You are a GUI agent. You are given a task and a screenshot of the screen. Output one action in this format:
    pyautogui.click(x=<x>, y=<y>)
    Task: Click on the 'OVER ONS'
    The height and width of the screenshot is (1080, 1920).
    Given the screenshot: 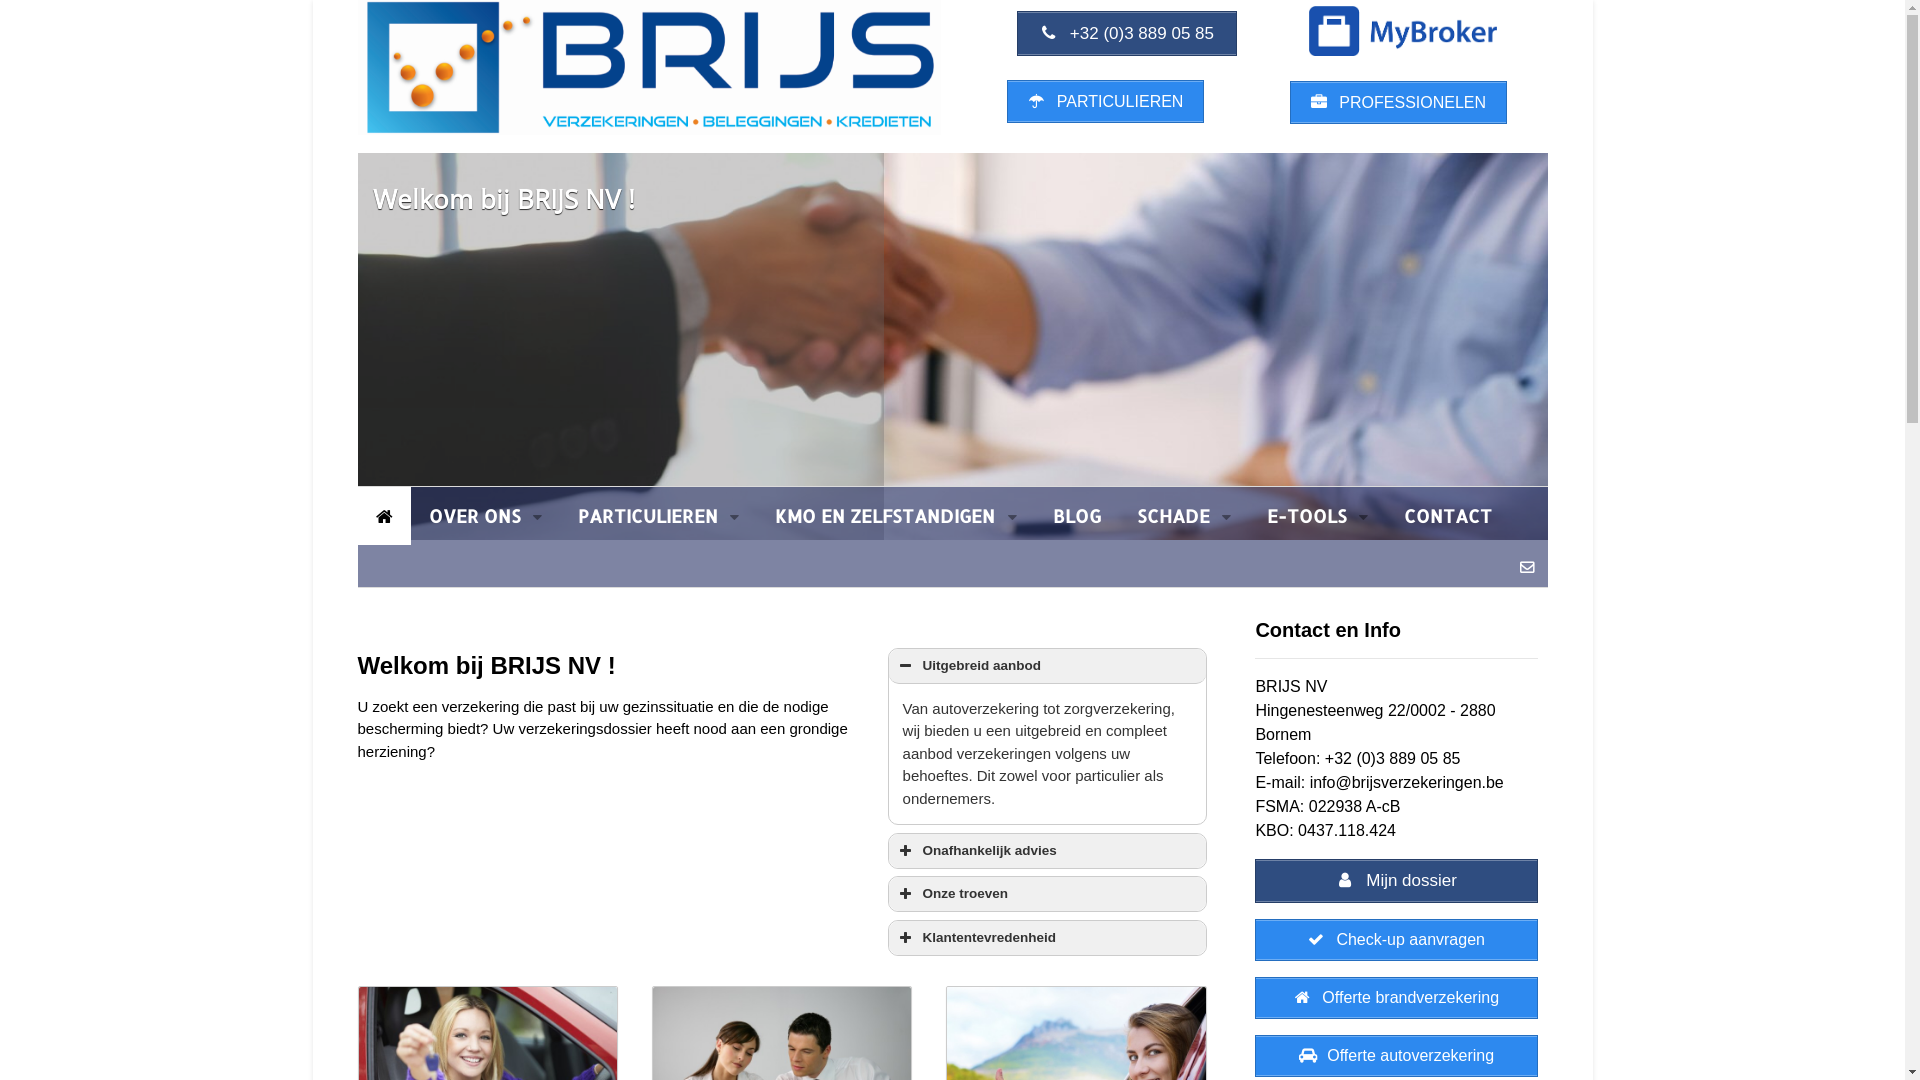 What is the action you would take?
    pyautogui.click(x=484, y=515)
    